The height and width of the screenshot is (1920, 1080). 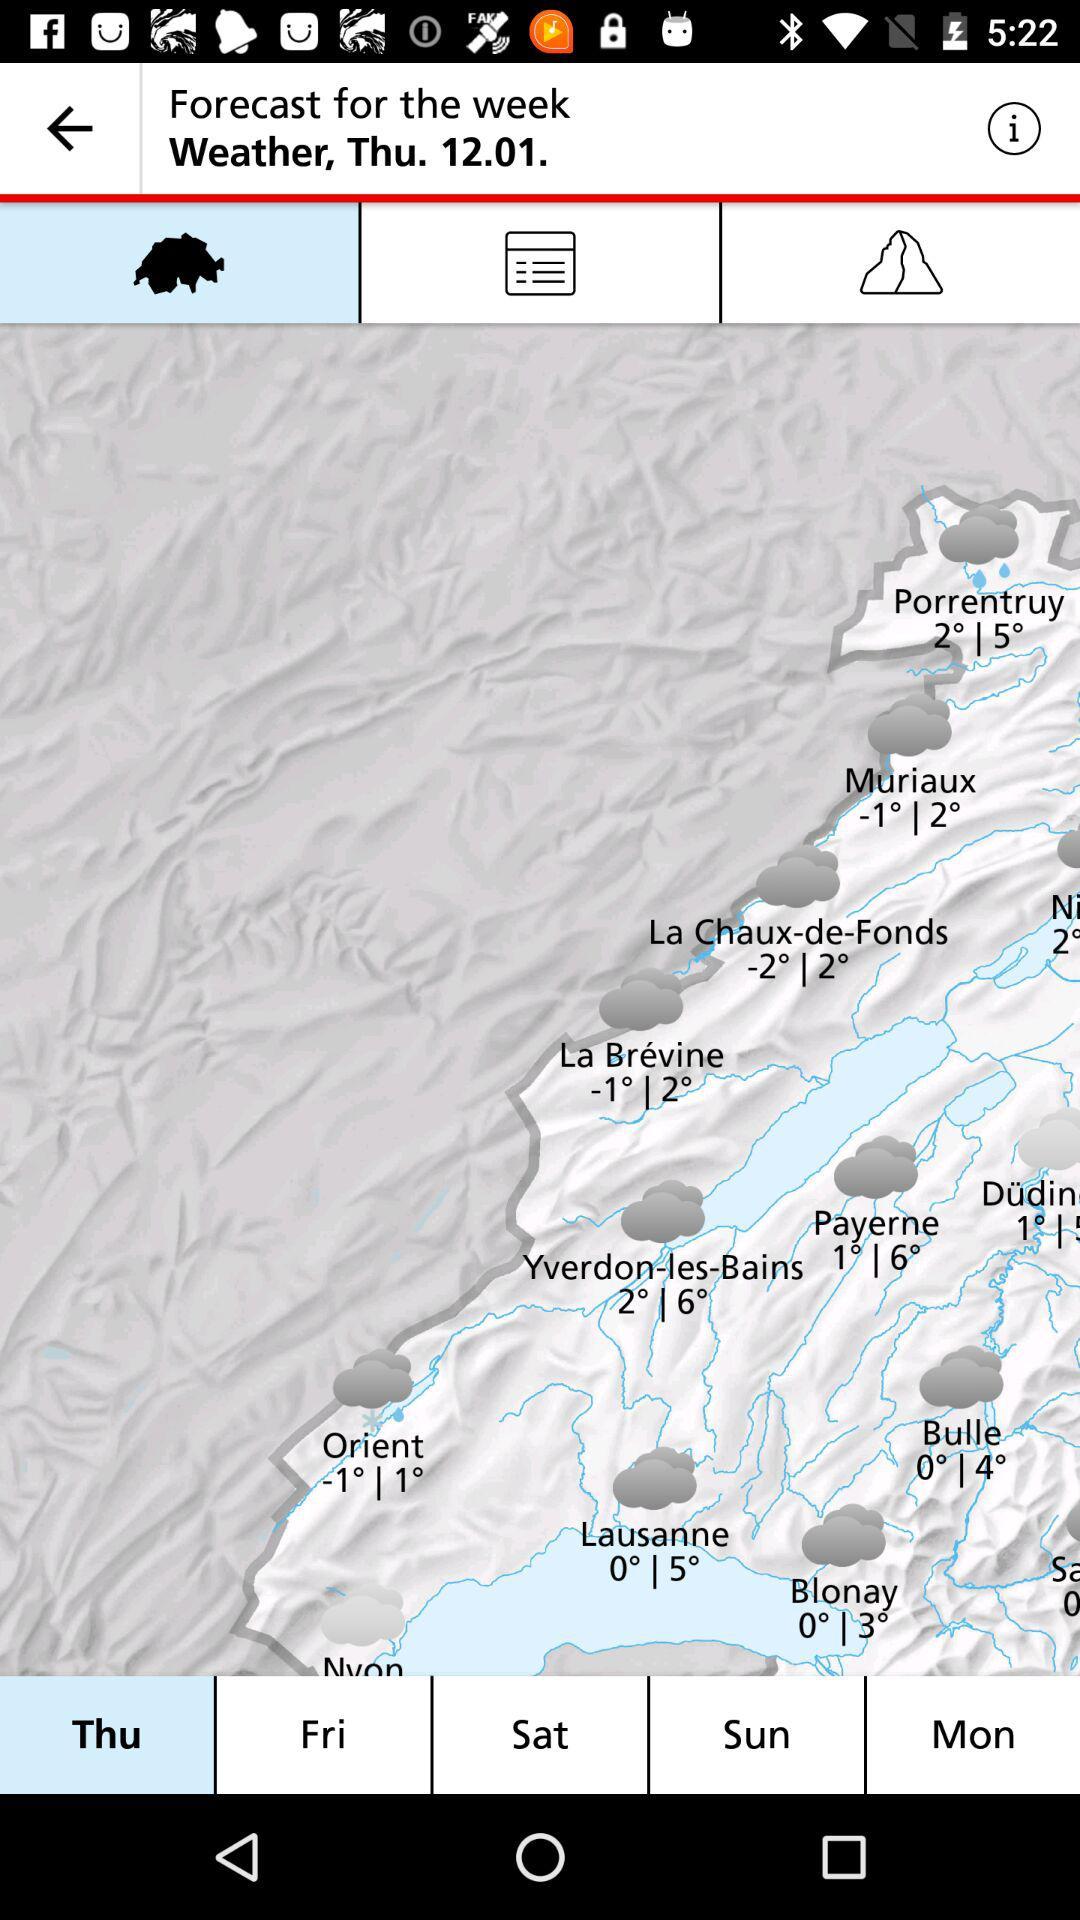 I want to click on the sun, so click(x=757, y=1734).